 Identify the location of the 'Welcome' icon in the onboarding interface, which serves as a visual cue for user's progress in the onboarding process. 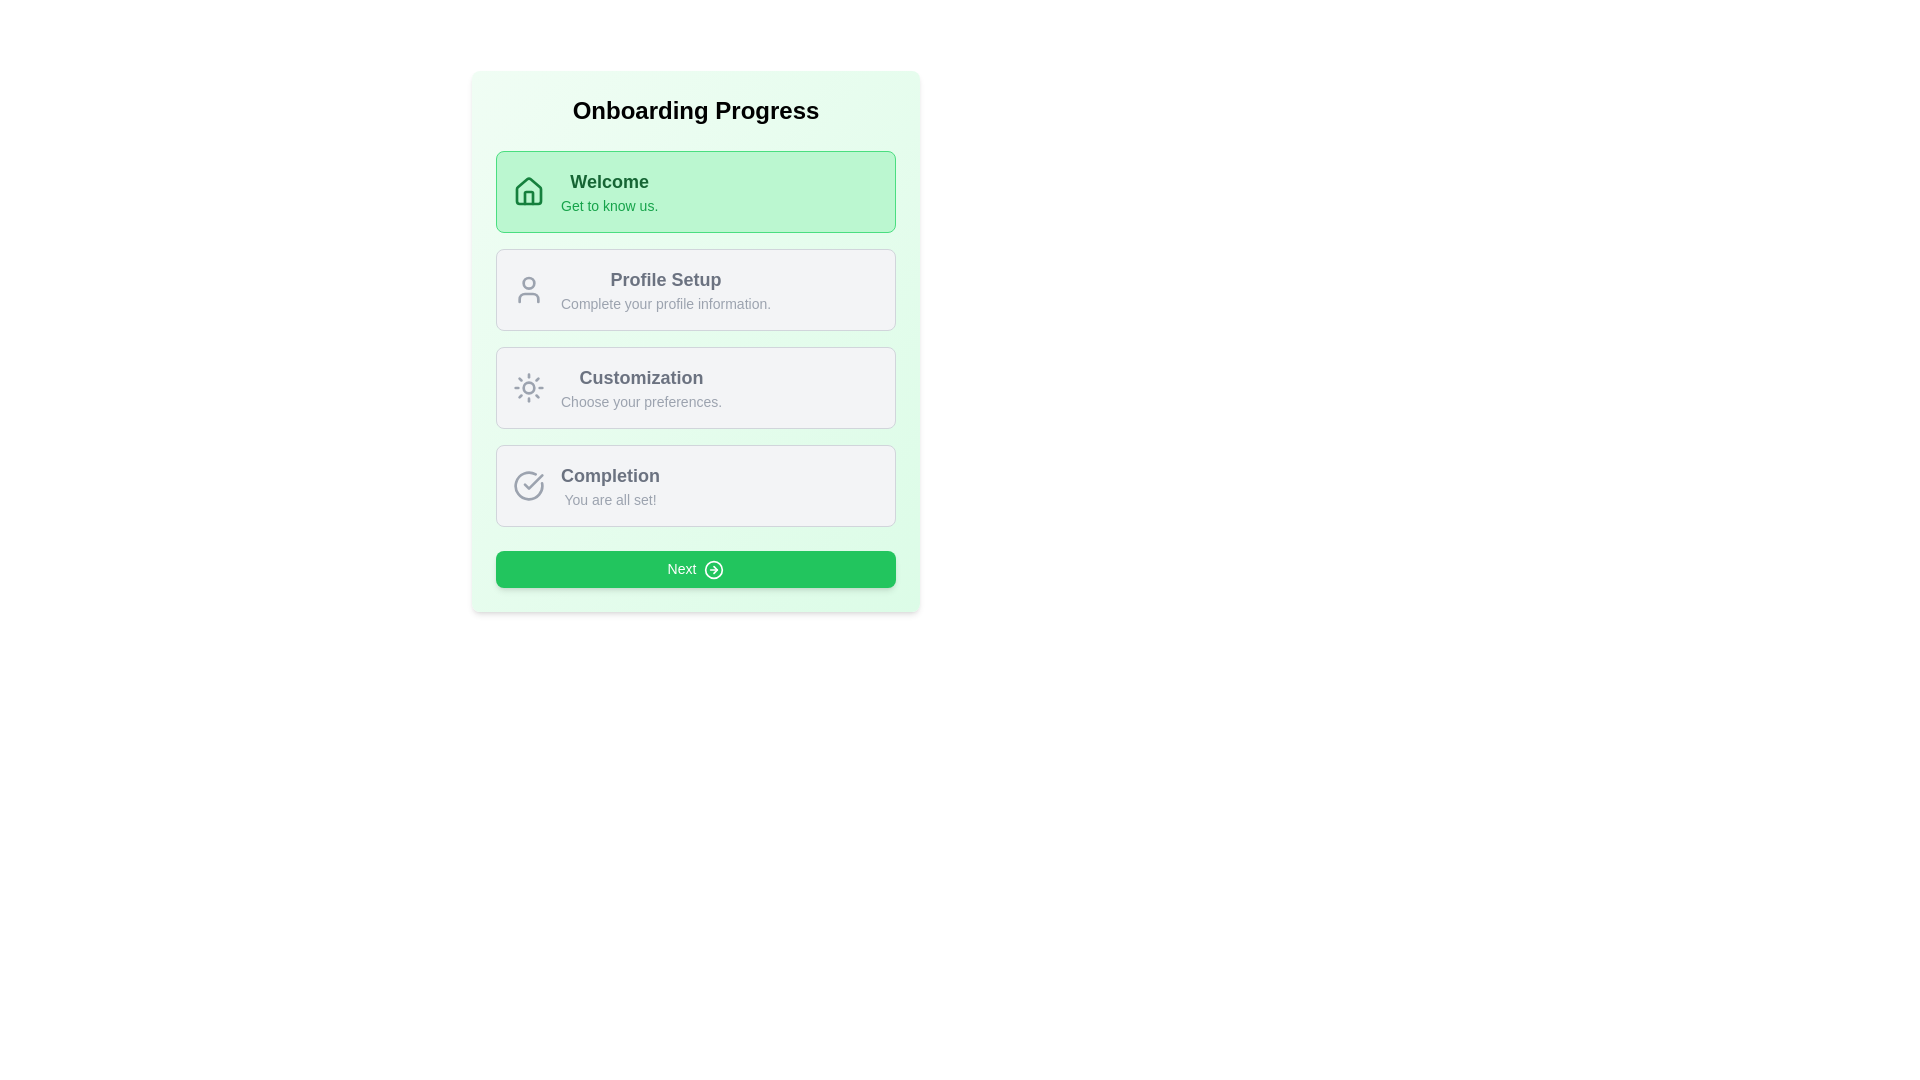
(528, 191).